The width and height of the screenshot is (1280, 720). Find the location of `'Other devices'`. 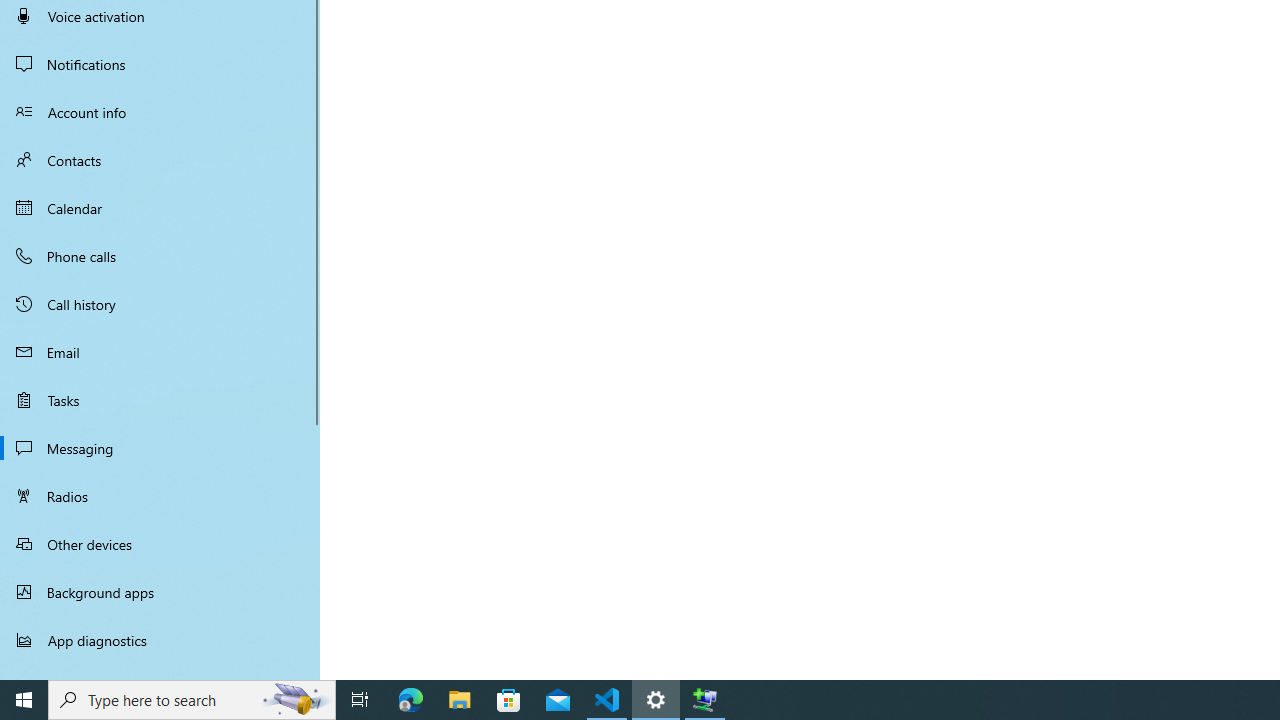

'Other devices' is located at coordinates (160, 543).